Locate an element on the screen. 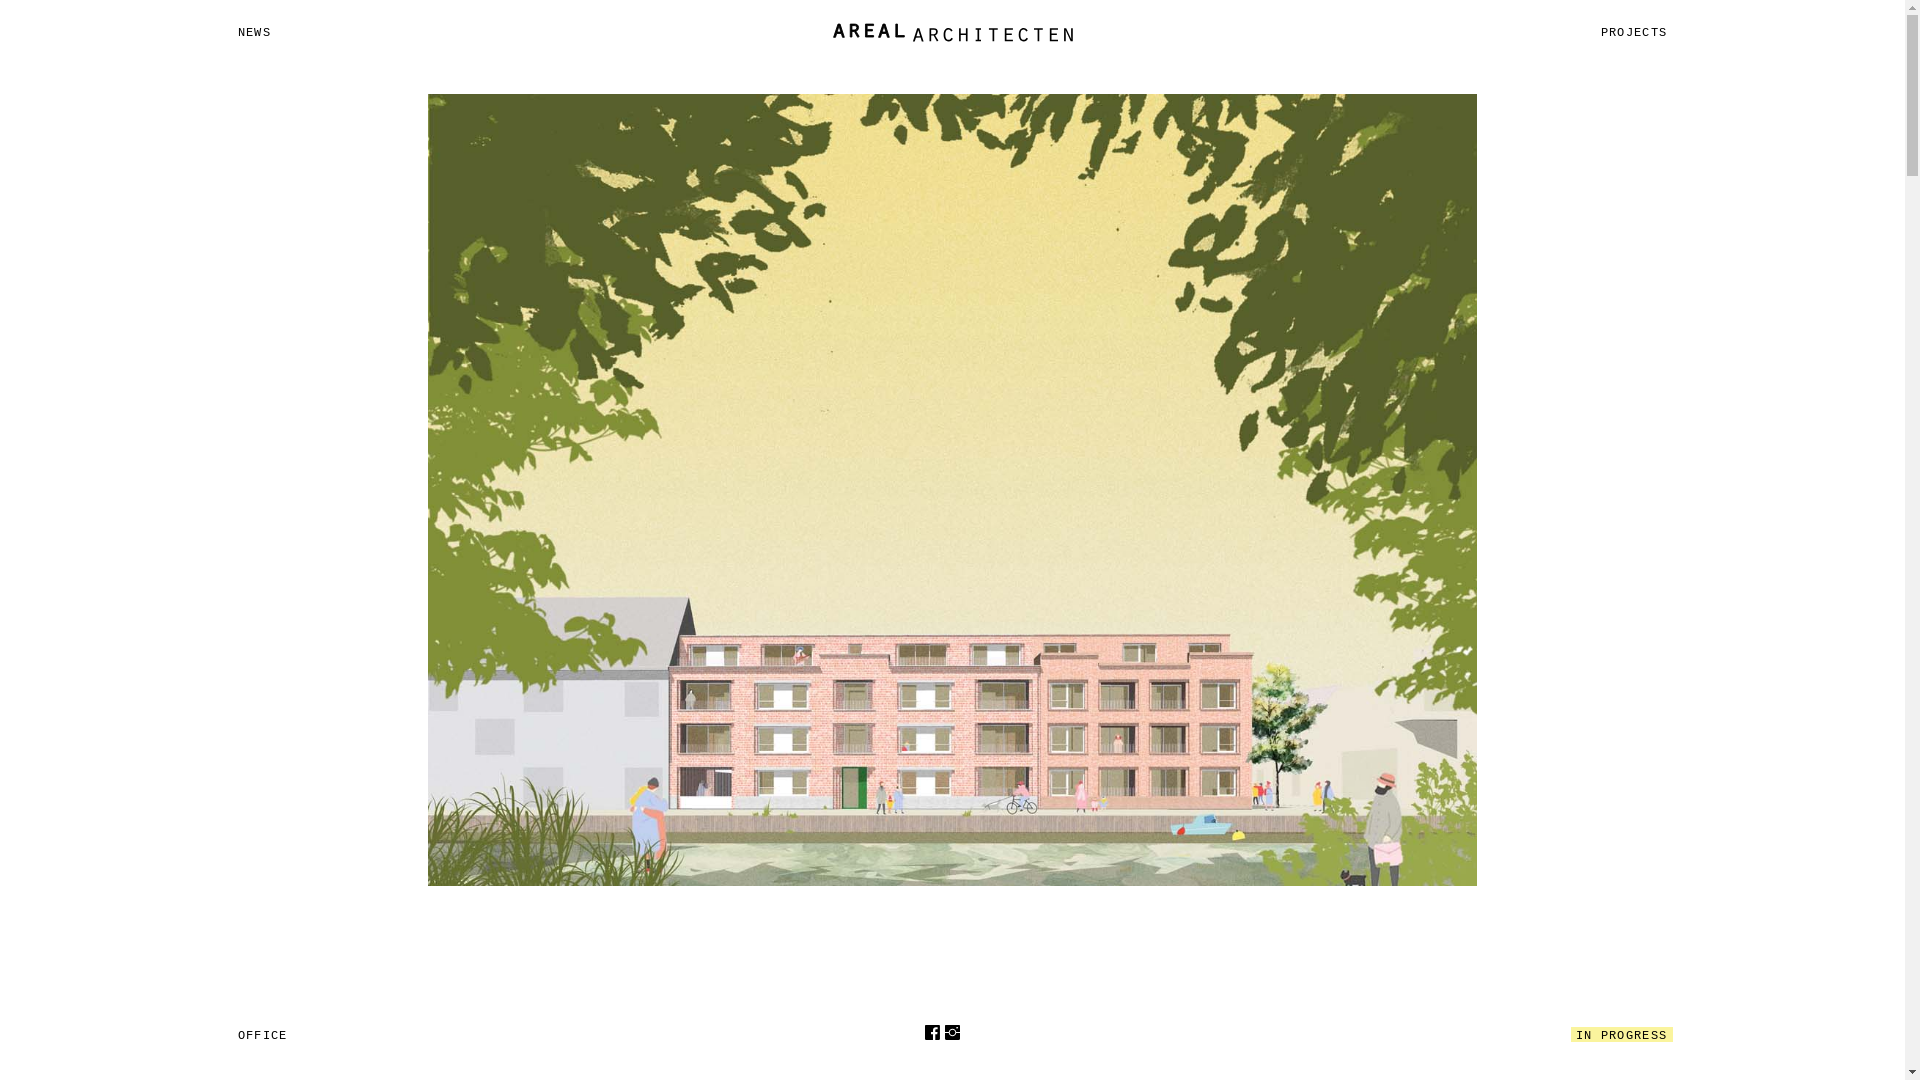 Image resolution: width=1920 pixels, height=1080 pixels. 'NEWS' is located at coordinates (231, 32).